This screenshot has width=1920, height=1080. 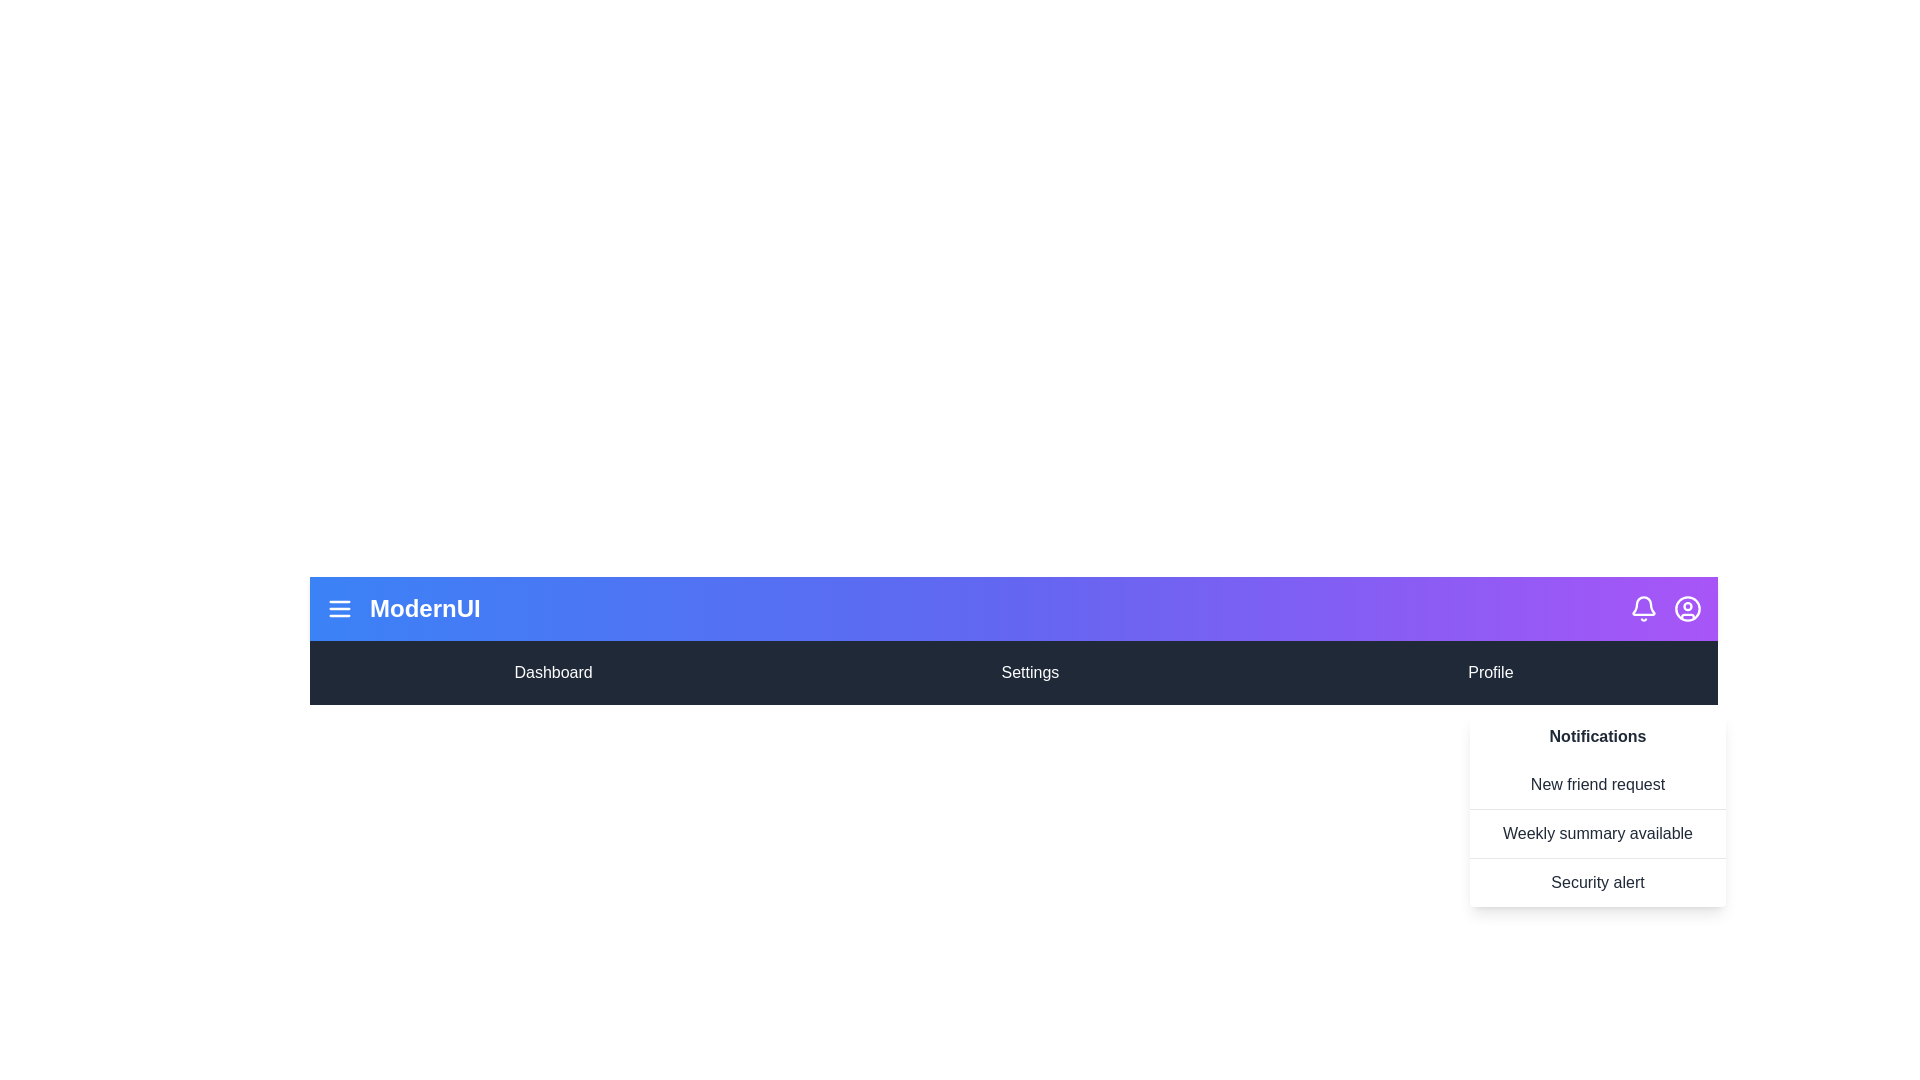 I want to click on menu button to toggle the menu visibility, so click(x=340, y=608).